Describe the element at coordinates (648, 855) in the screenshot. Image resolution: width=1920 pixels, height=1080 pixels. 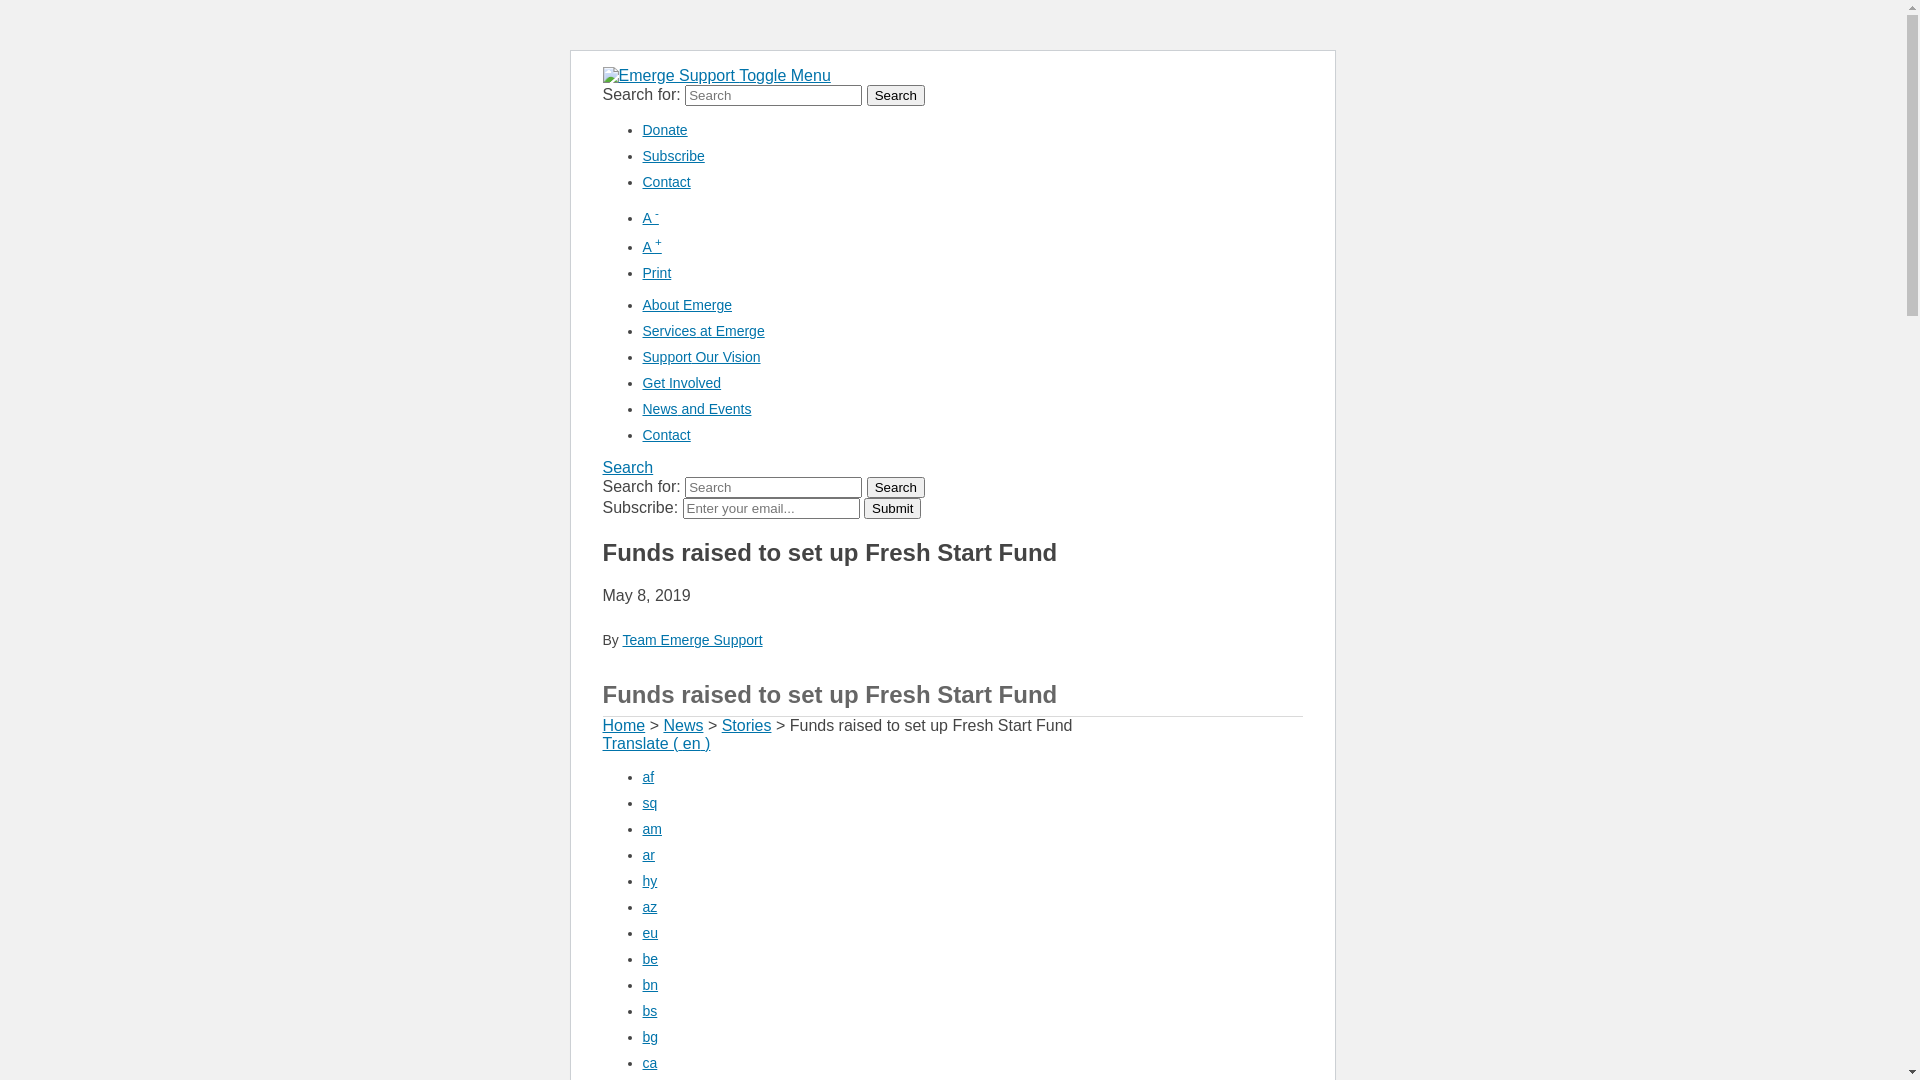
I see `'ar'` at that location.